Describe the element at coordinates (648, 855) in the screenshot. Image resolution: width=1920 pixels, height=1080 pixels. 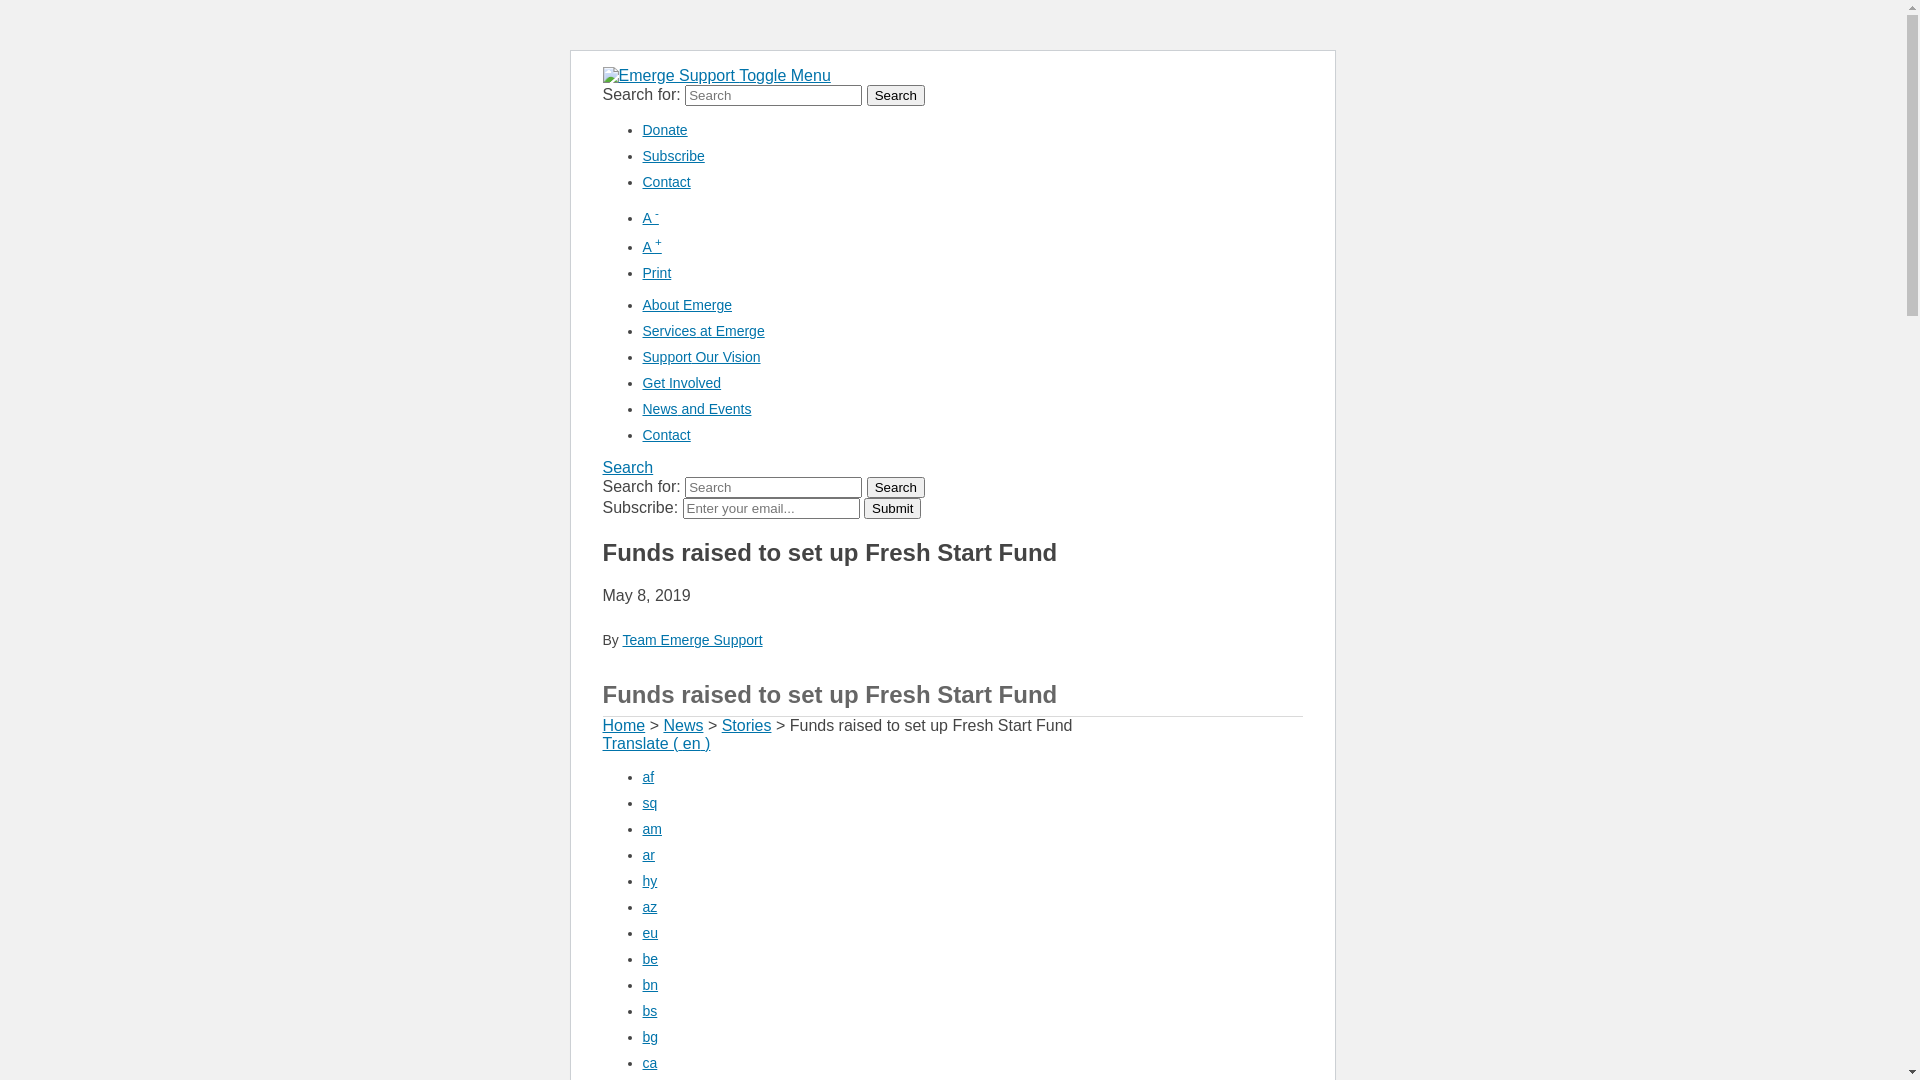
I see `'ar'` at that location.